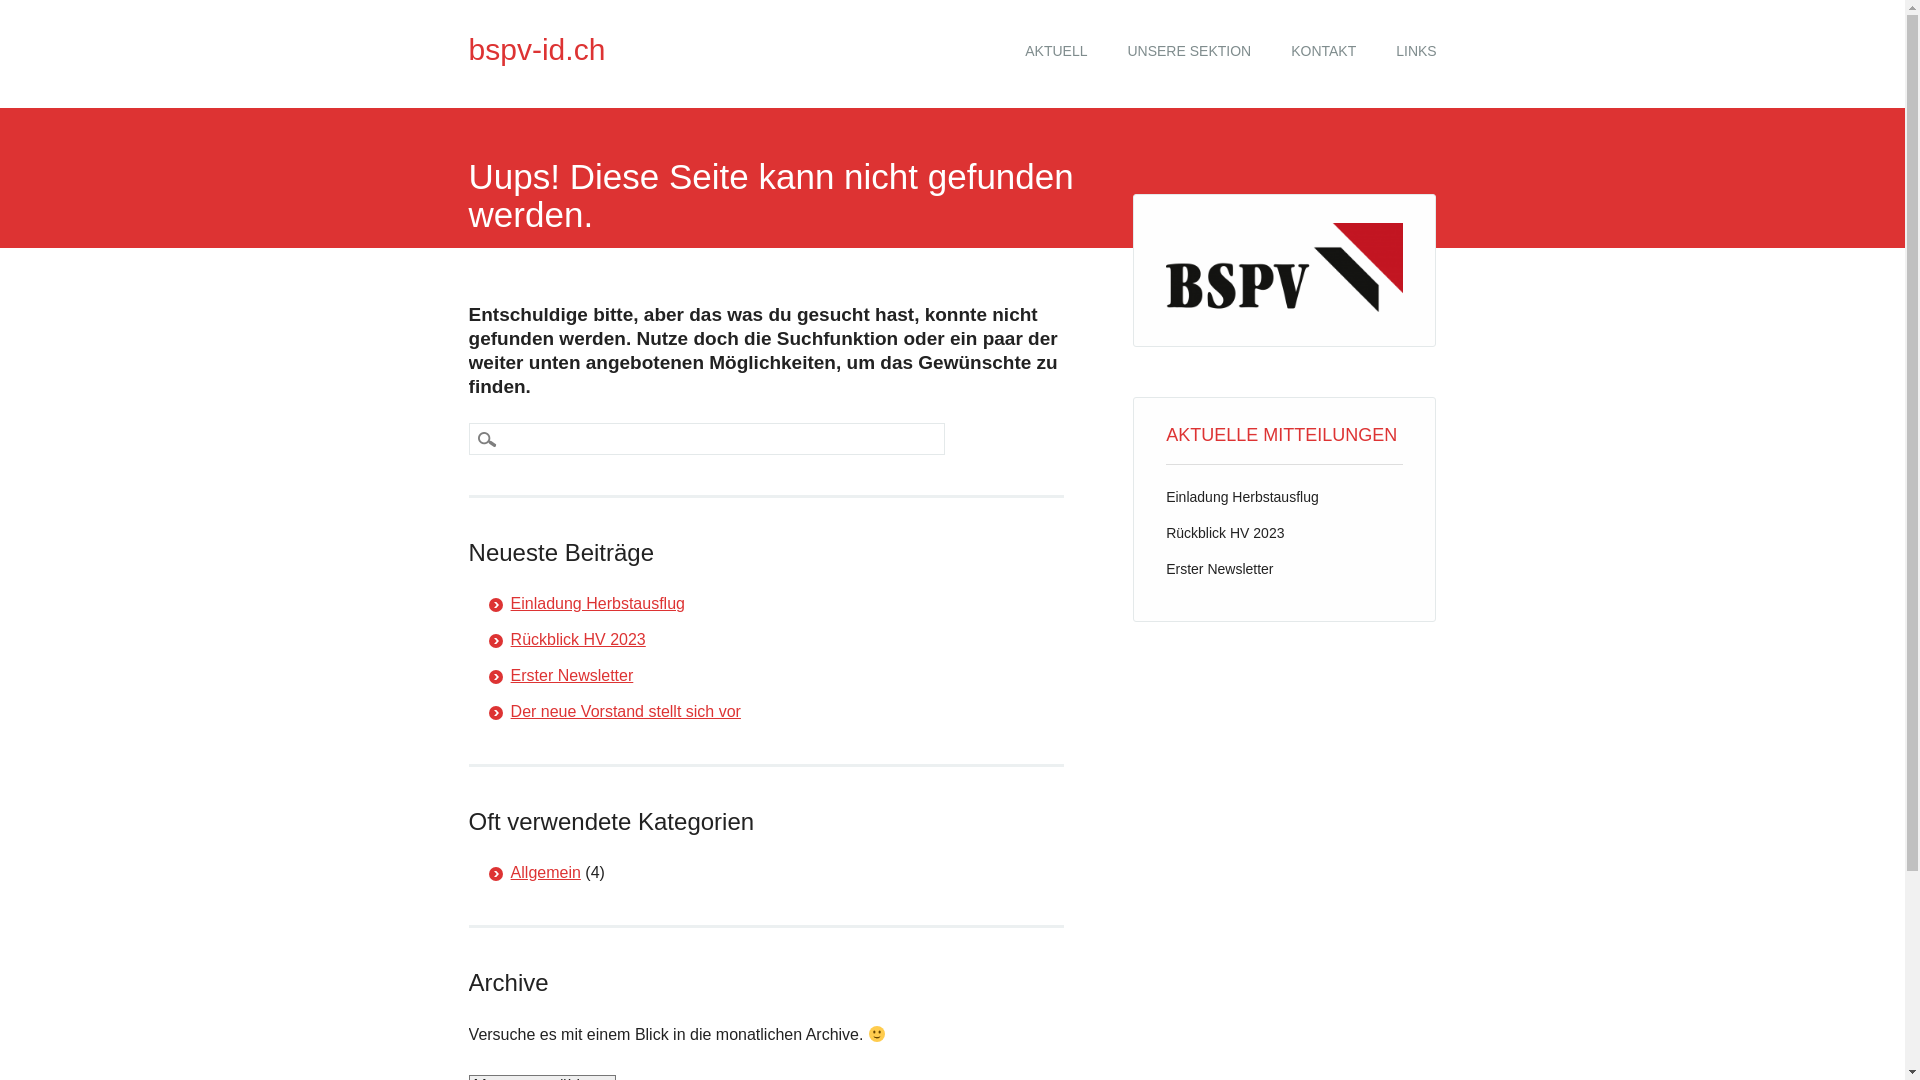 This screenshot has width=1920, height=1080. What do you see at coordinates (1323, 49) in the screenshot?
I see `'KONTAKT'` at bounding box center [1323, 49].